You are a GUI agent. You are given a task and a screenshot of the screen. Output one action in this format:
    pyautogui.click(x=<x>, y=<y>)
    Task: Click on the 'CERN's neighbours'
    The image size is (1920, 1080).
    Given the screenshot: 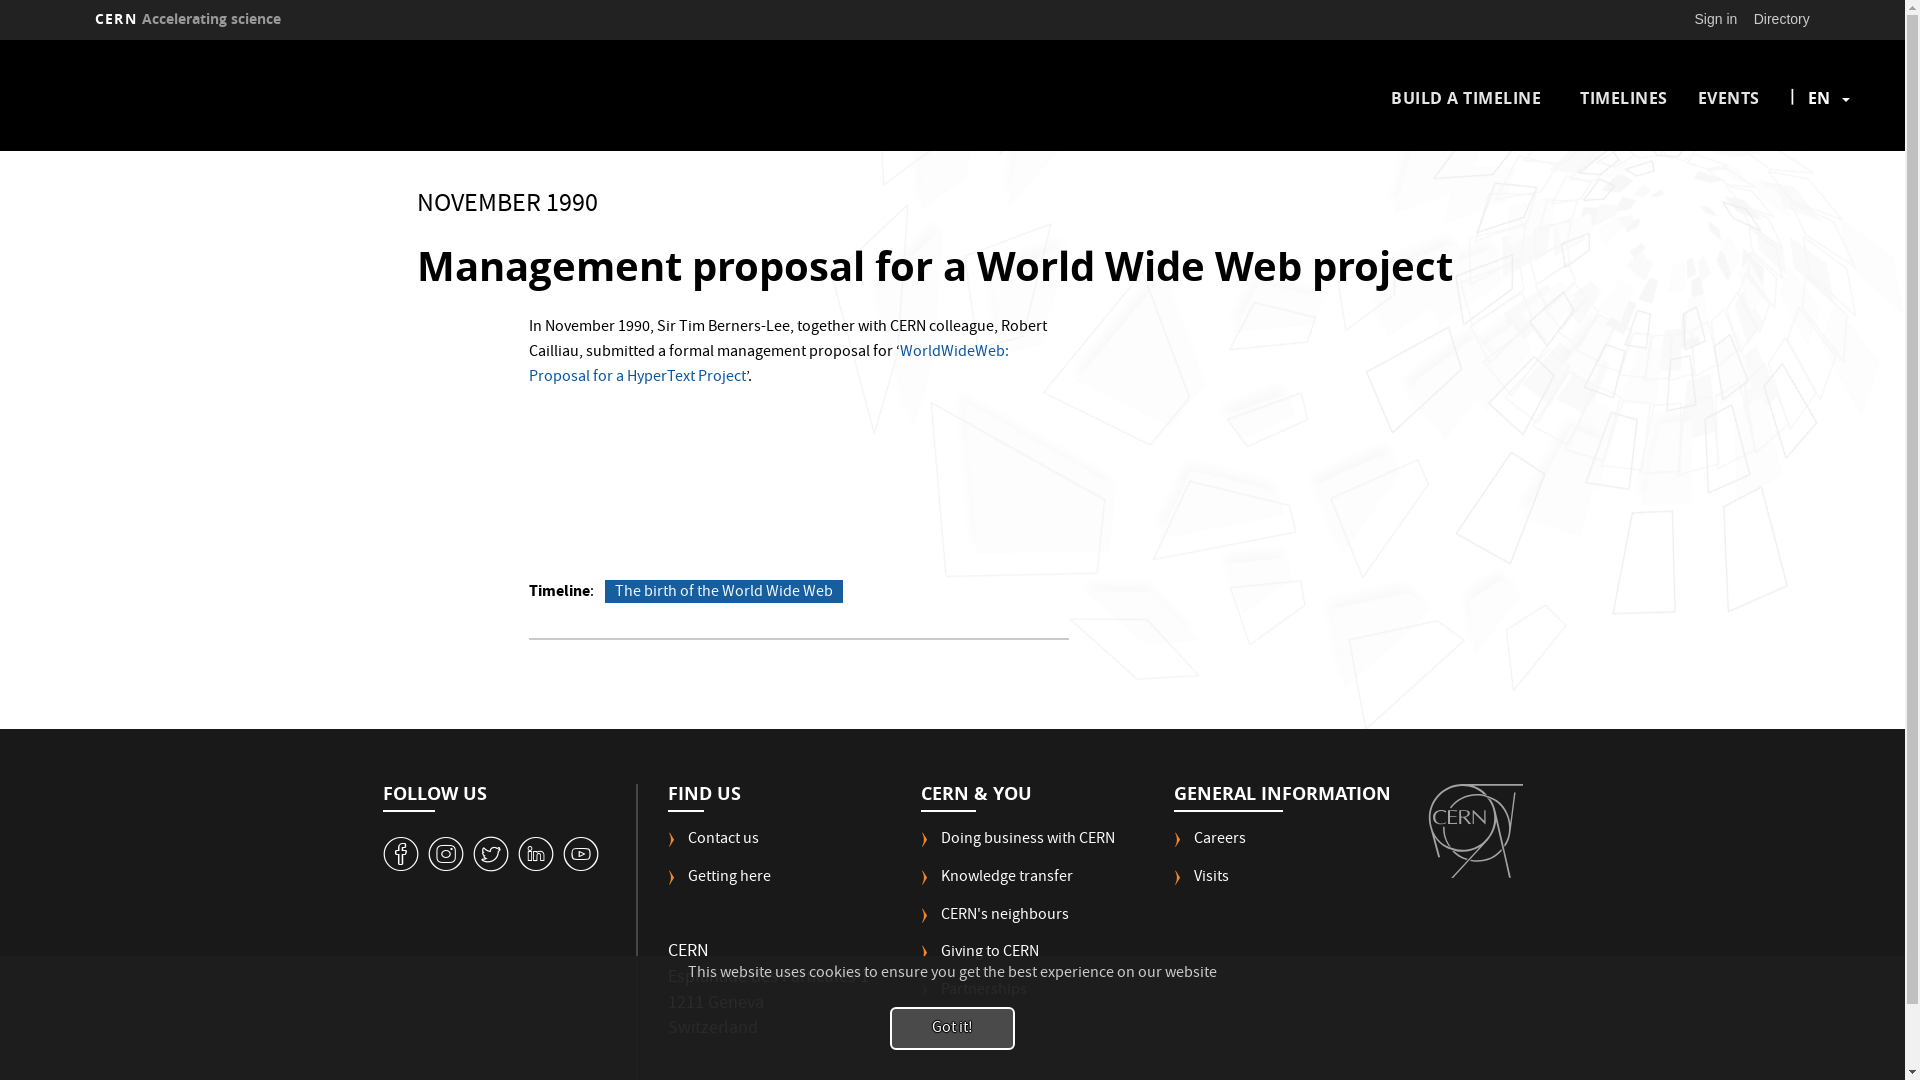 What is the action you would take?
    pyautogui.click(x=920, y=924)
    